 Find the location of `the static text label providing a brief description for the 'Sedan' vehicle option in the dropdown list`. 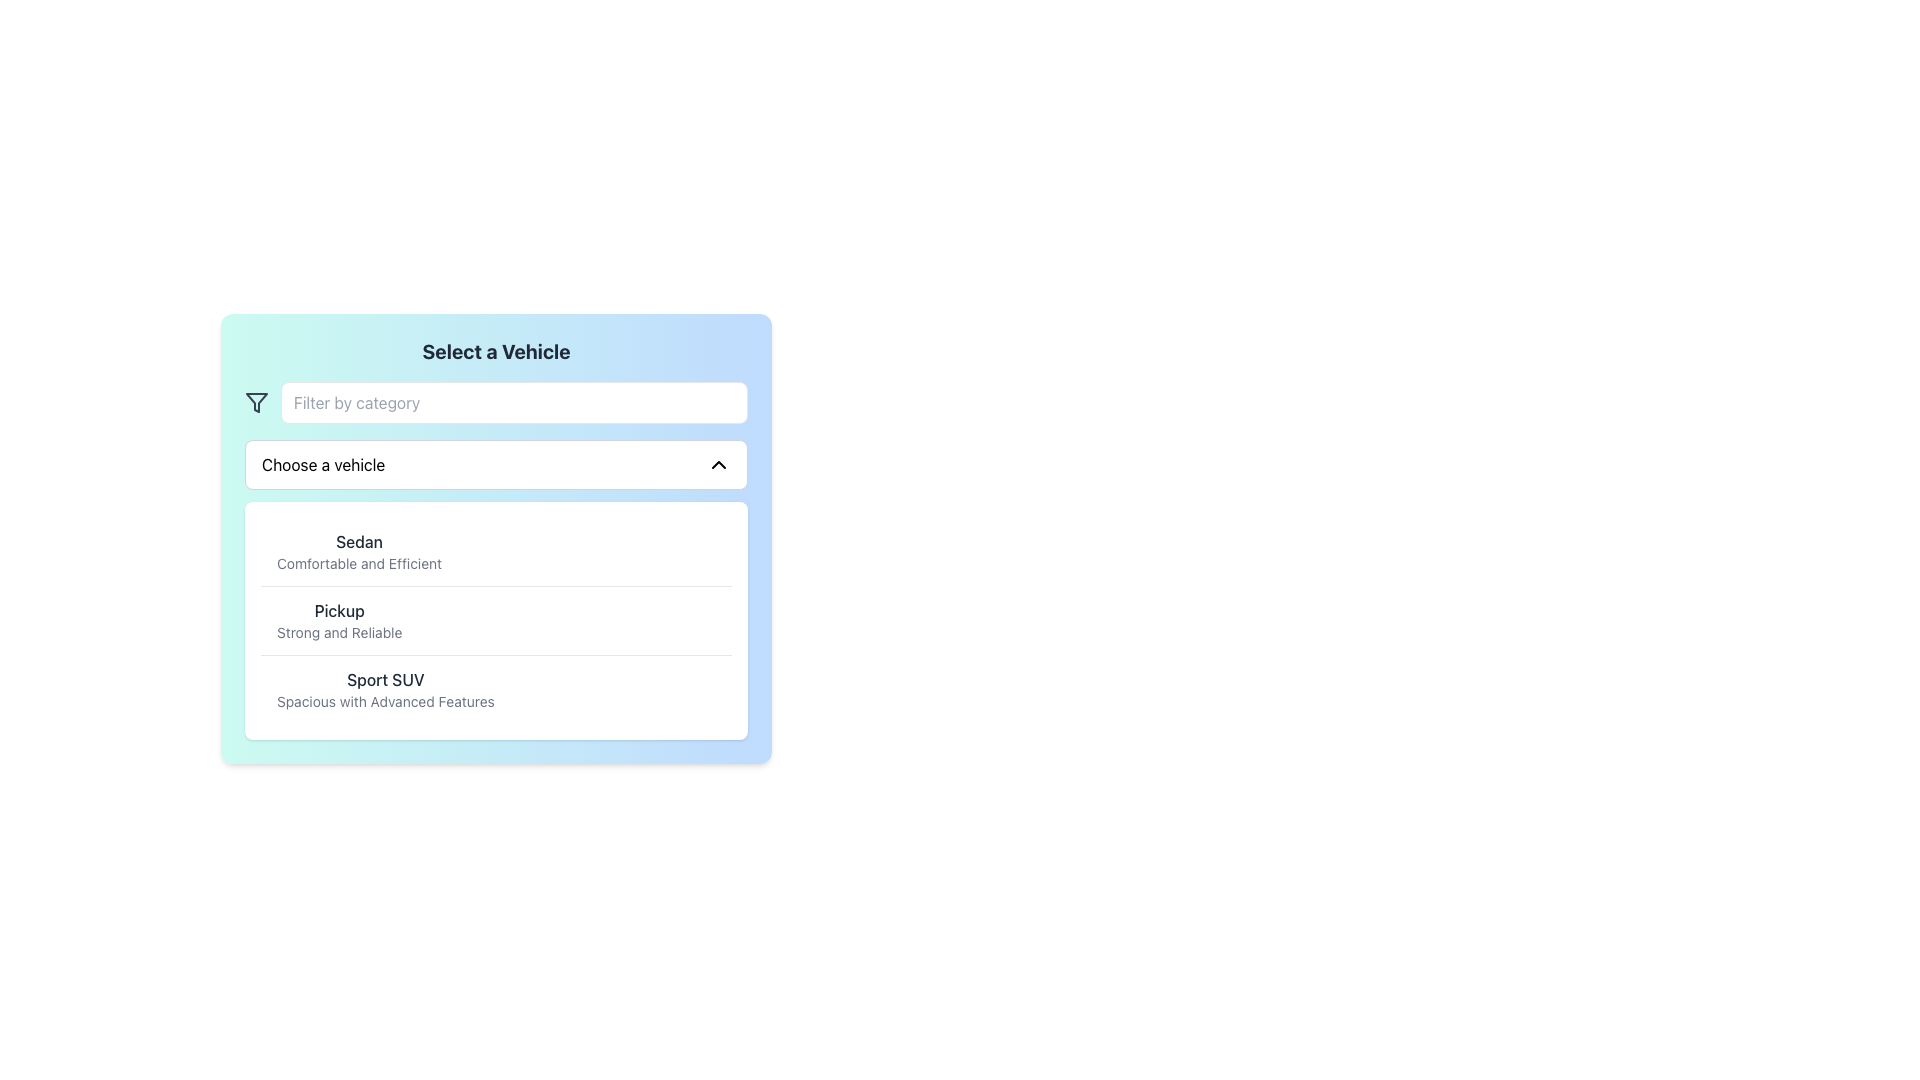

the static text label providing a brief description for the 'Sedan' vehicle option in the dropdown list is located at coordinates (359, 563).